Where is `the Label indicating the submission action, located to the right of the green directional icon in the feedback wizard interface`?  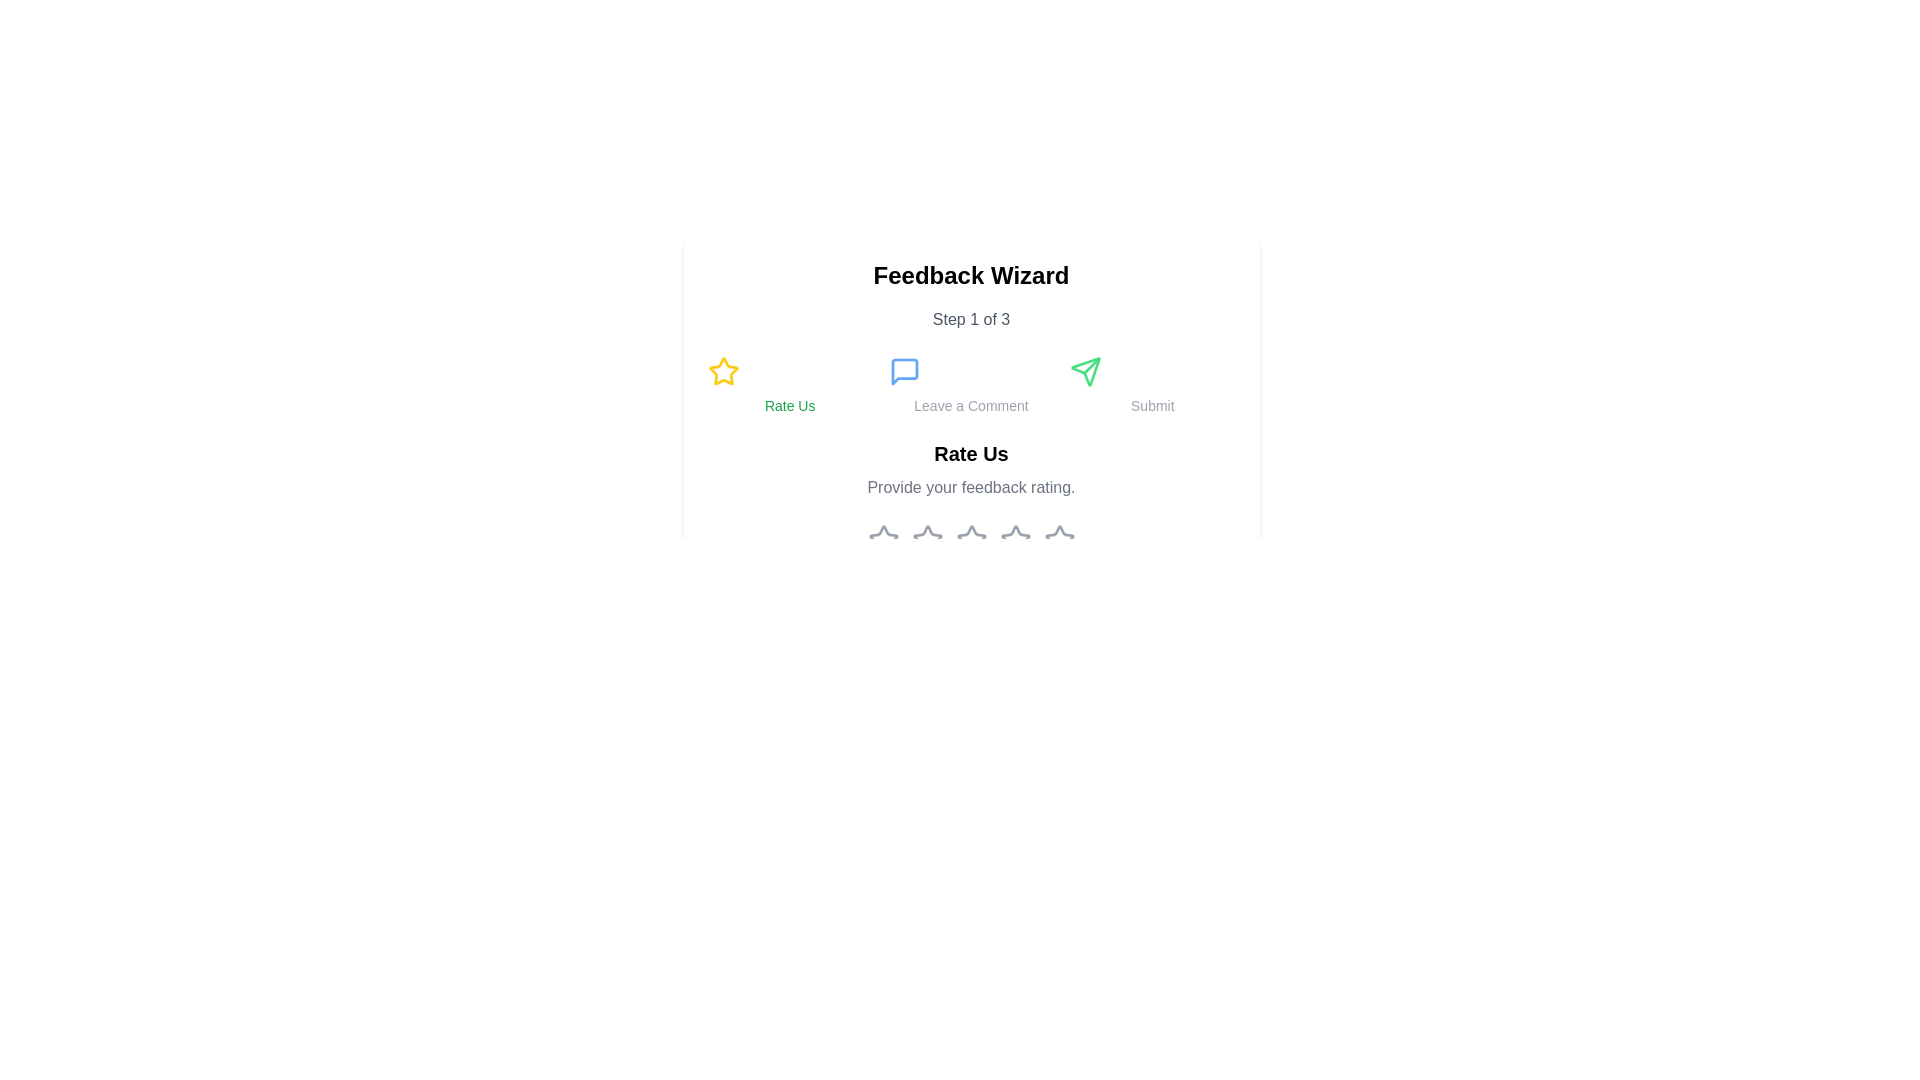
the Label indicating the submission action, located to the right of the green directional icon in the feedback wizard interface is located at coordinates (1152, 405).